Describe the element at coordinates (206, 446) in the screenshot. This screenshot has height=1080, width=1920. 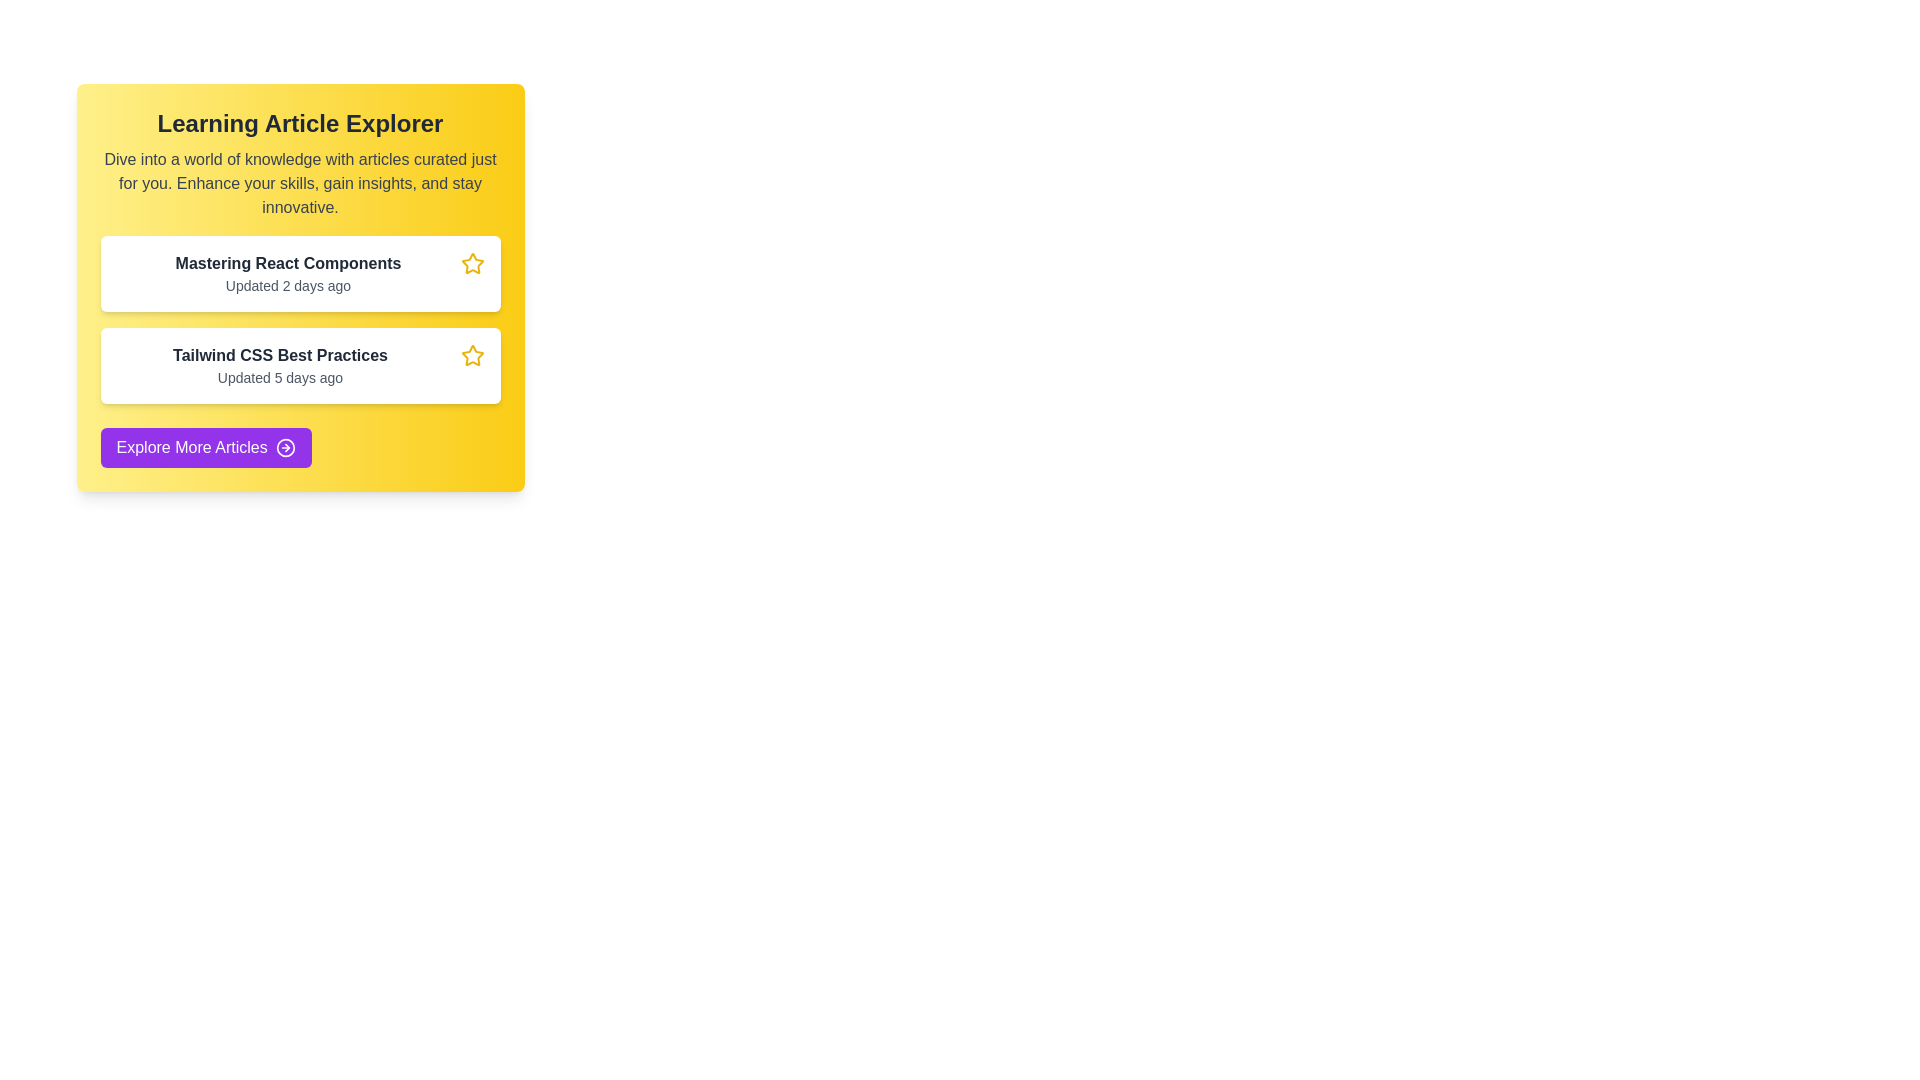
I see `the button located at the bottom center of a yellow gradient card layout` at that location.